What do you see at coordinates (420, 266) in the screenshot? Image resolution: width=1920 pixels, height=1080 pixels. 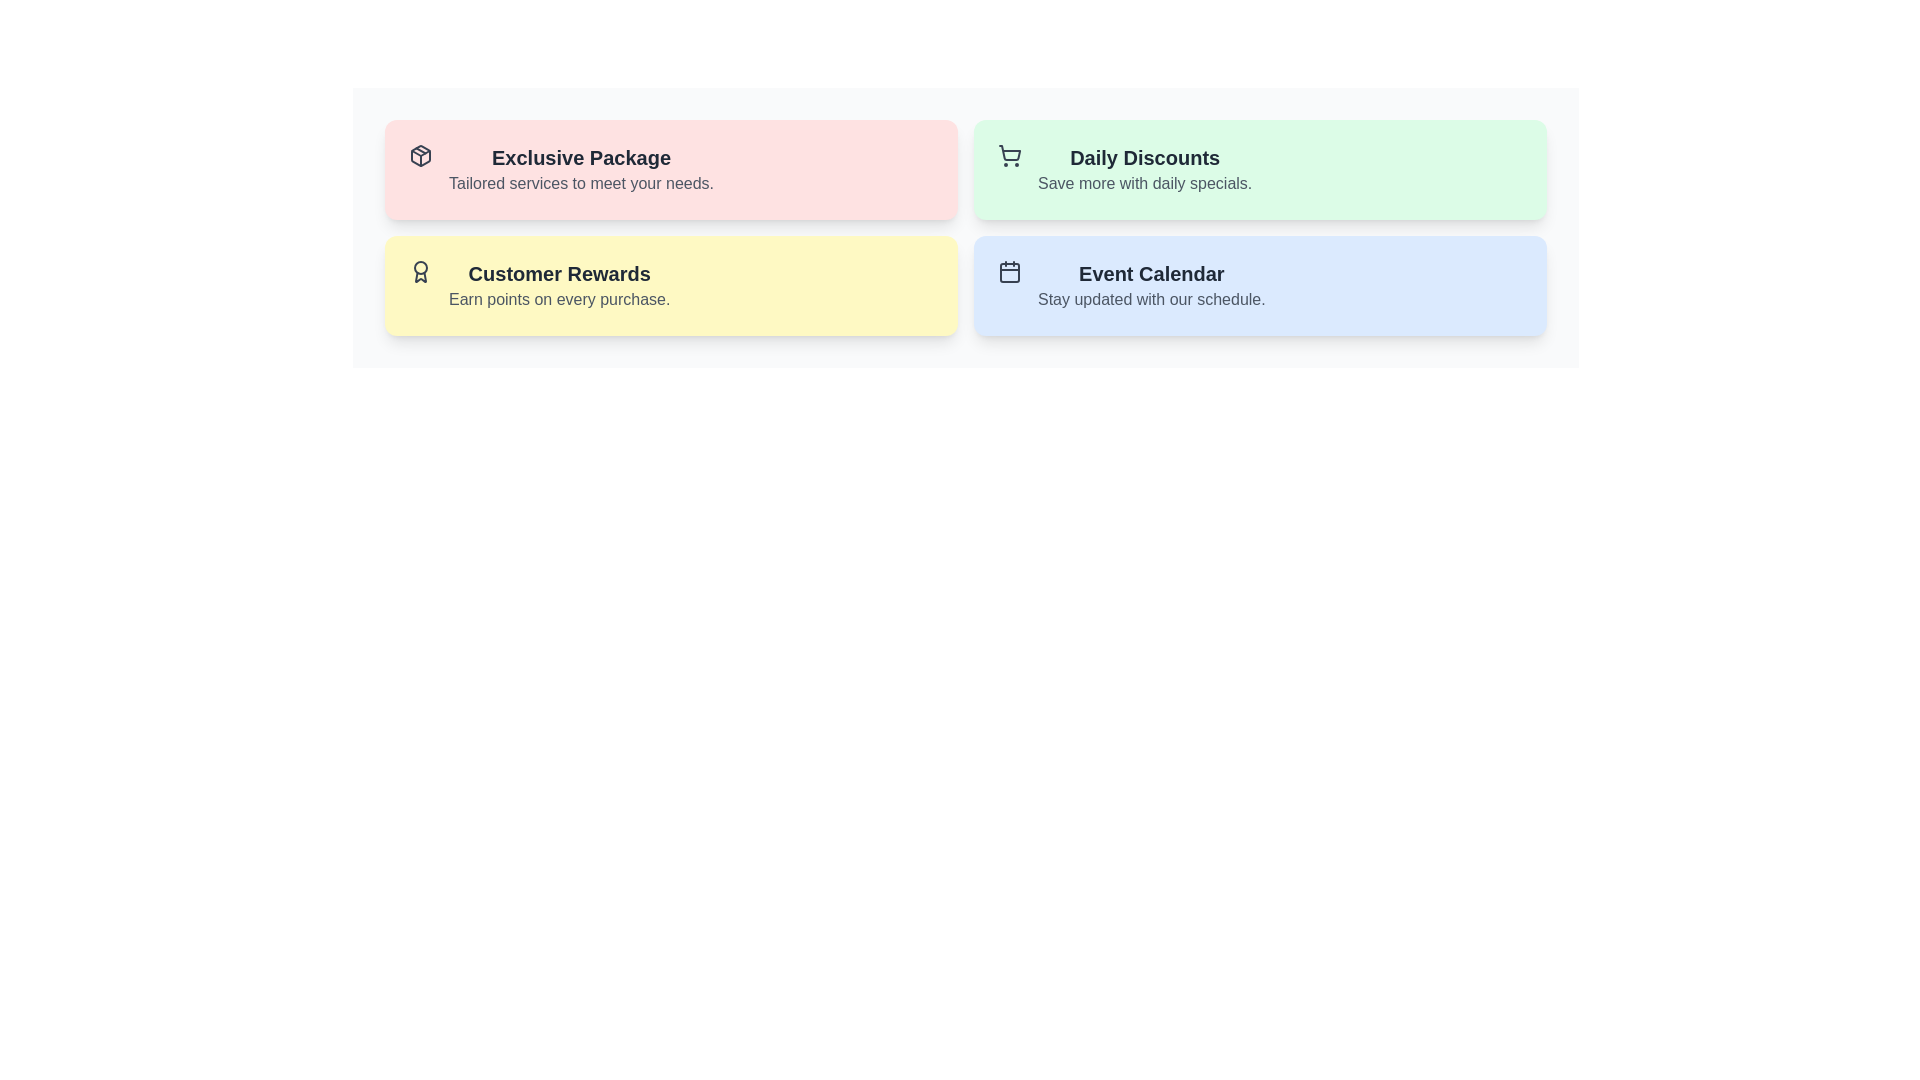 I see `the circular decorative element that forms the centerpiece of the award icon within the SVG graphic` at bounding box center [420, 266].